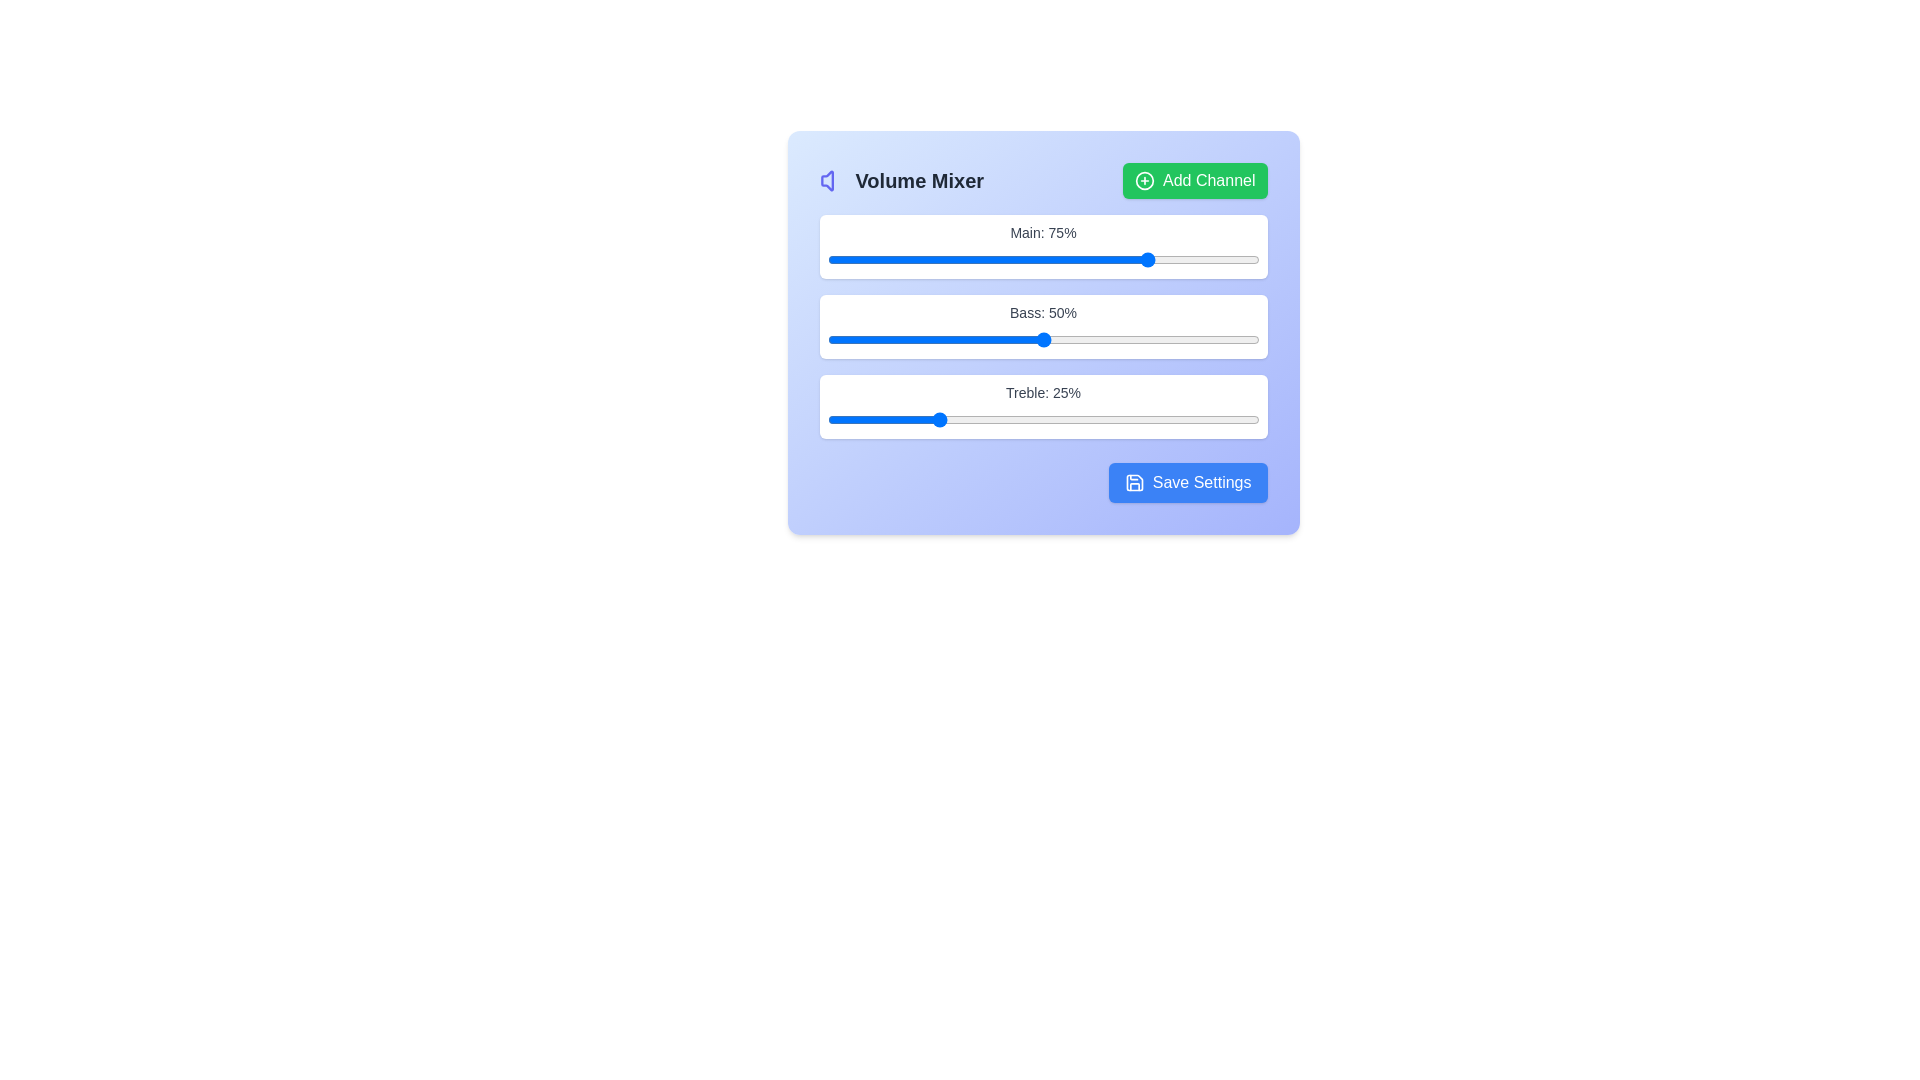  What do you see at coordinates (1026, 258) in the screenshot?
I see `the main volume` at bounding box center [1026, 258].